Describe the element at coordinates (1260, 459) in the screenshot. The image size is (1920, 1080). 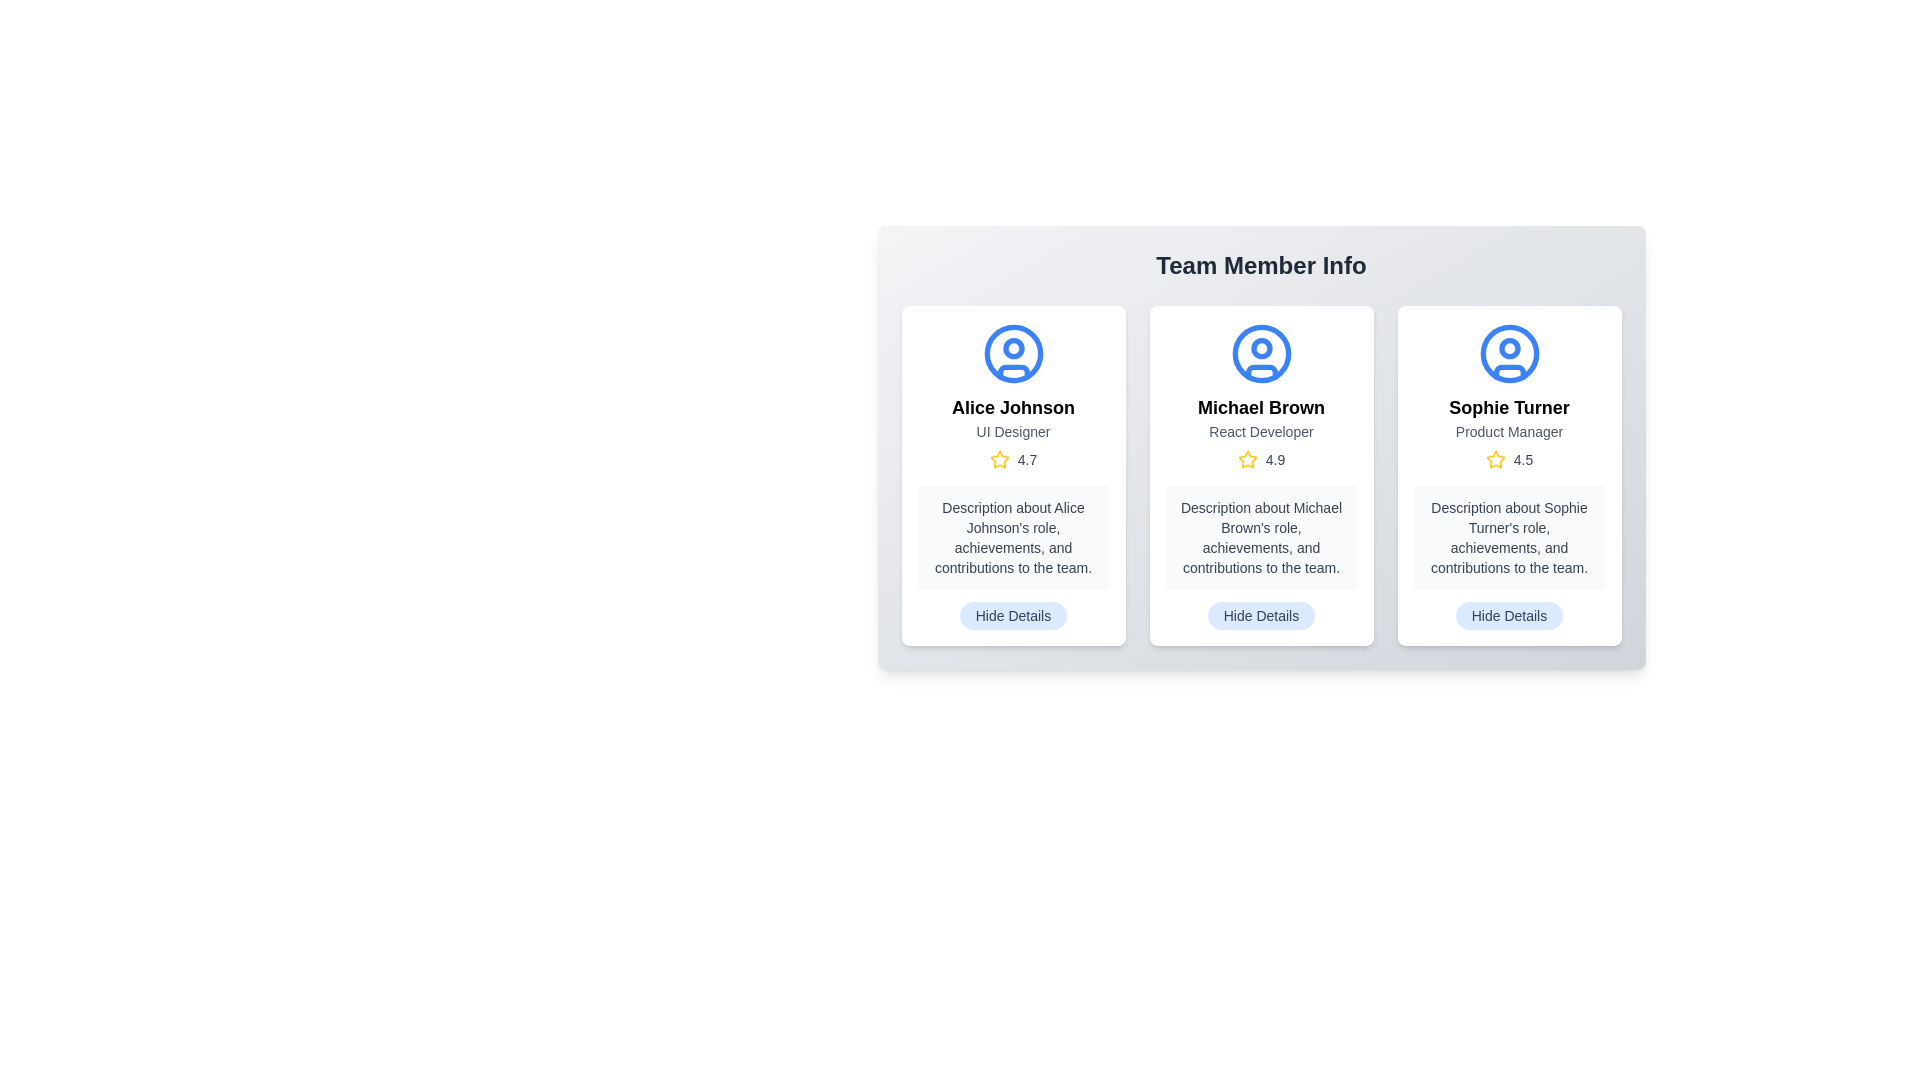
I see `rating value from the Rating indicator located to the right of the 'React Developer' title and below the 'Michael Brown' name in the middle card of a triplet of cards` at that location.